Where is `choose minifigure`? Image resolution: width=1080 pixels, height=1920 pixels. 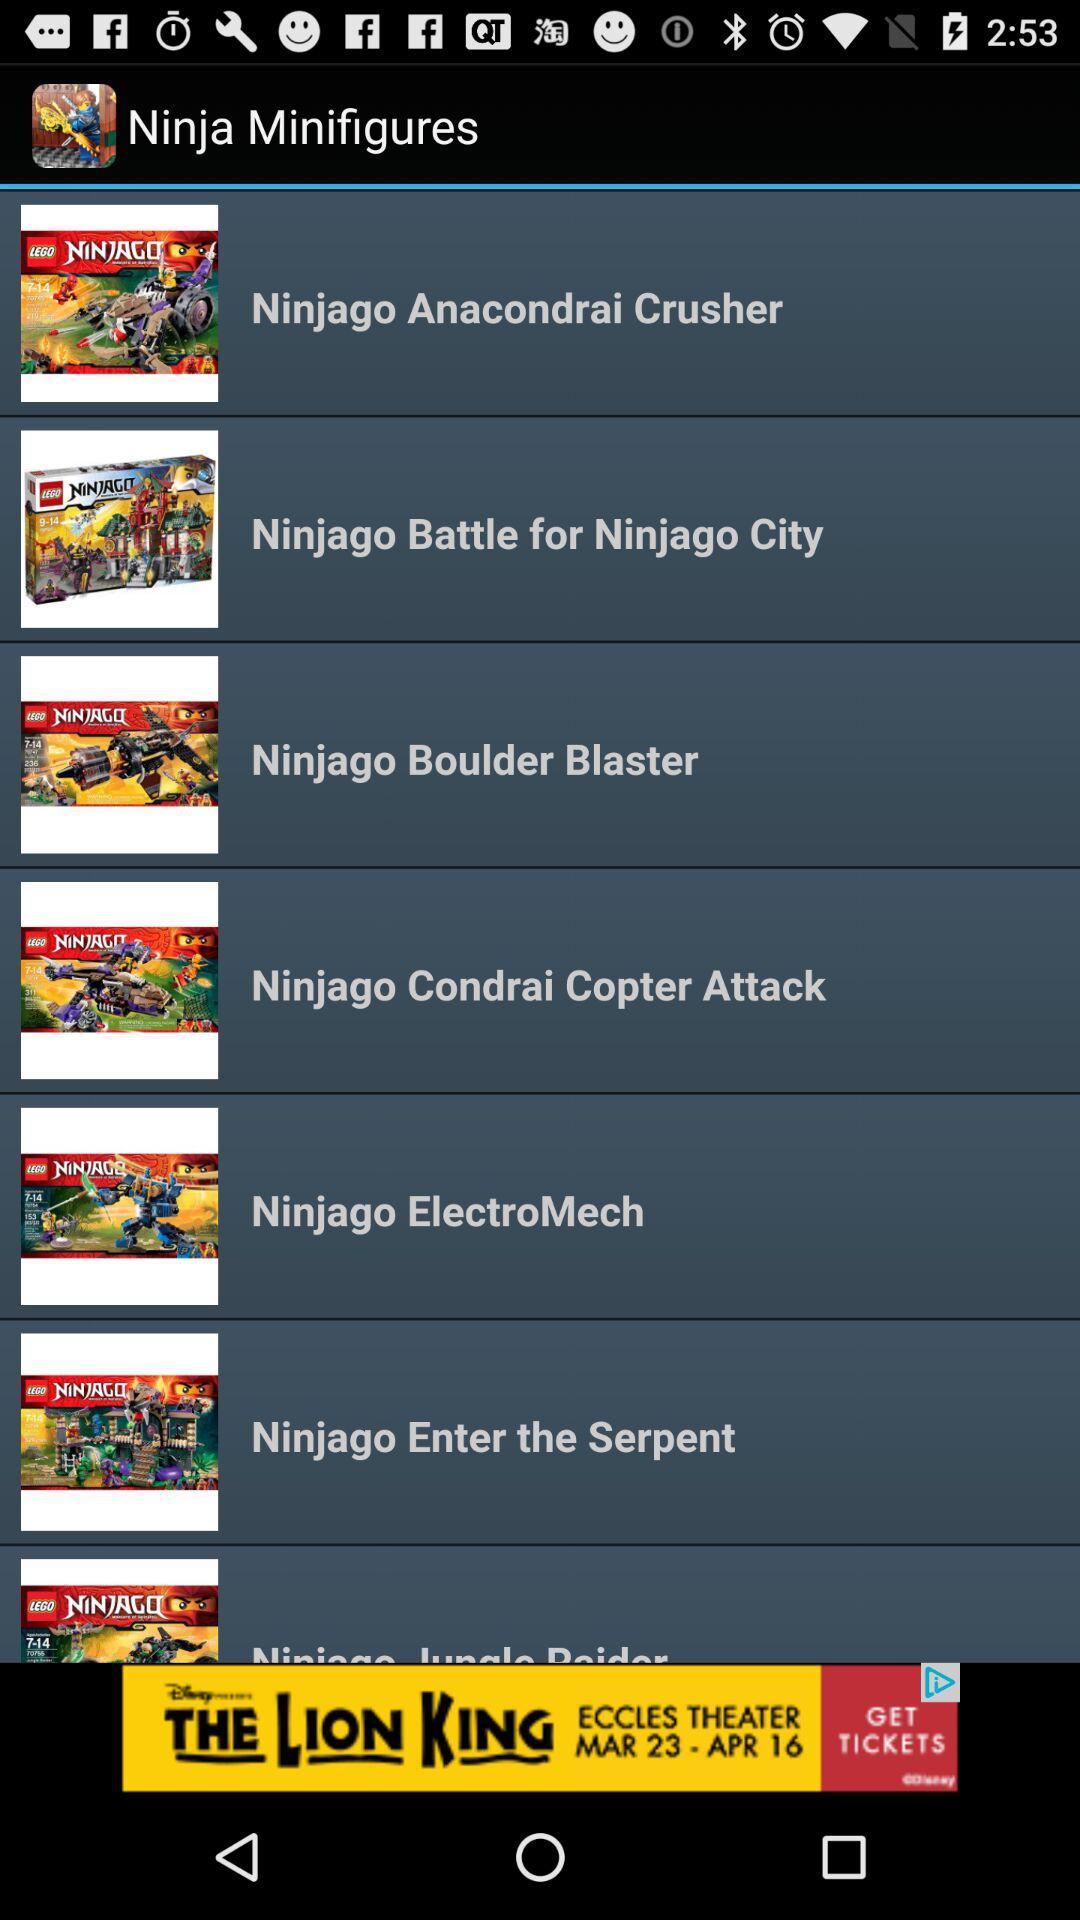
choose minifigure is located at coordinates (540, 924).